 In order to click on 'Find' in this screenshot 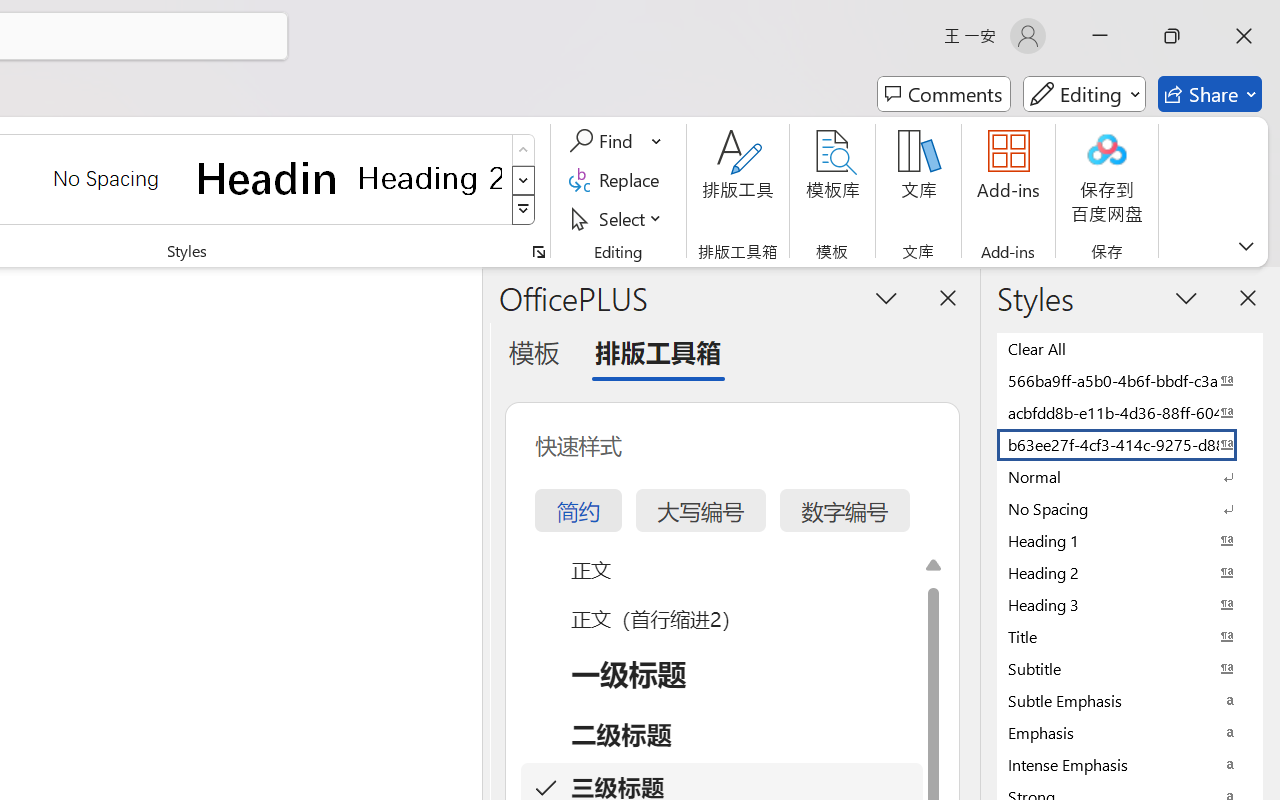, I will do `click(603, 141)`.